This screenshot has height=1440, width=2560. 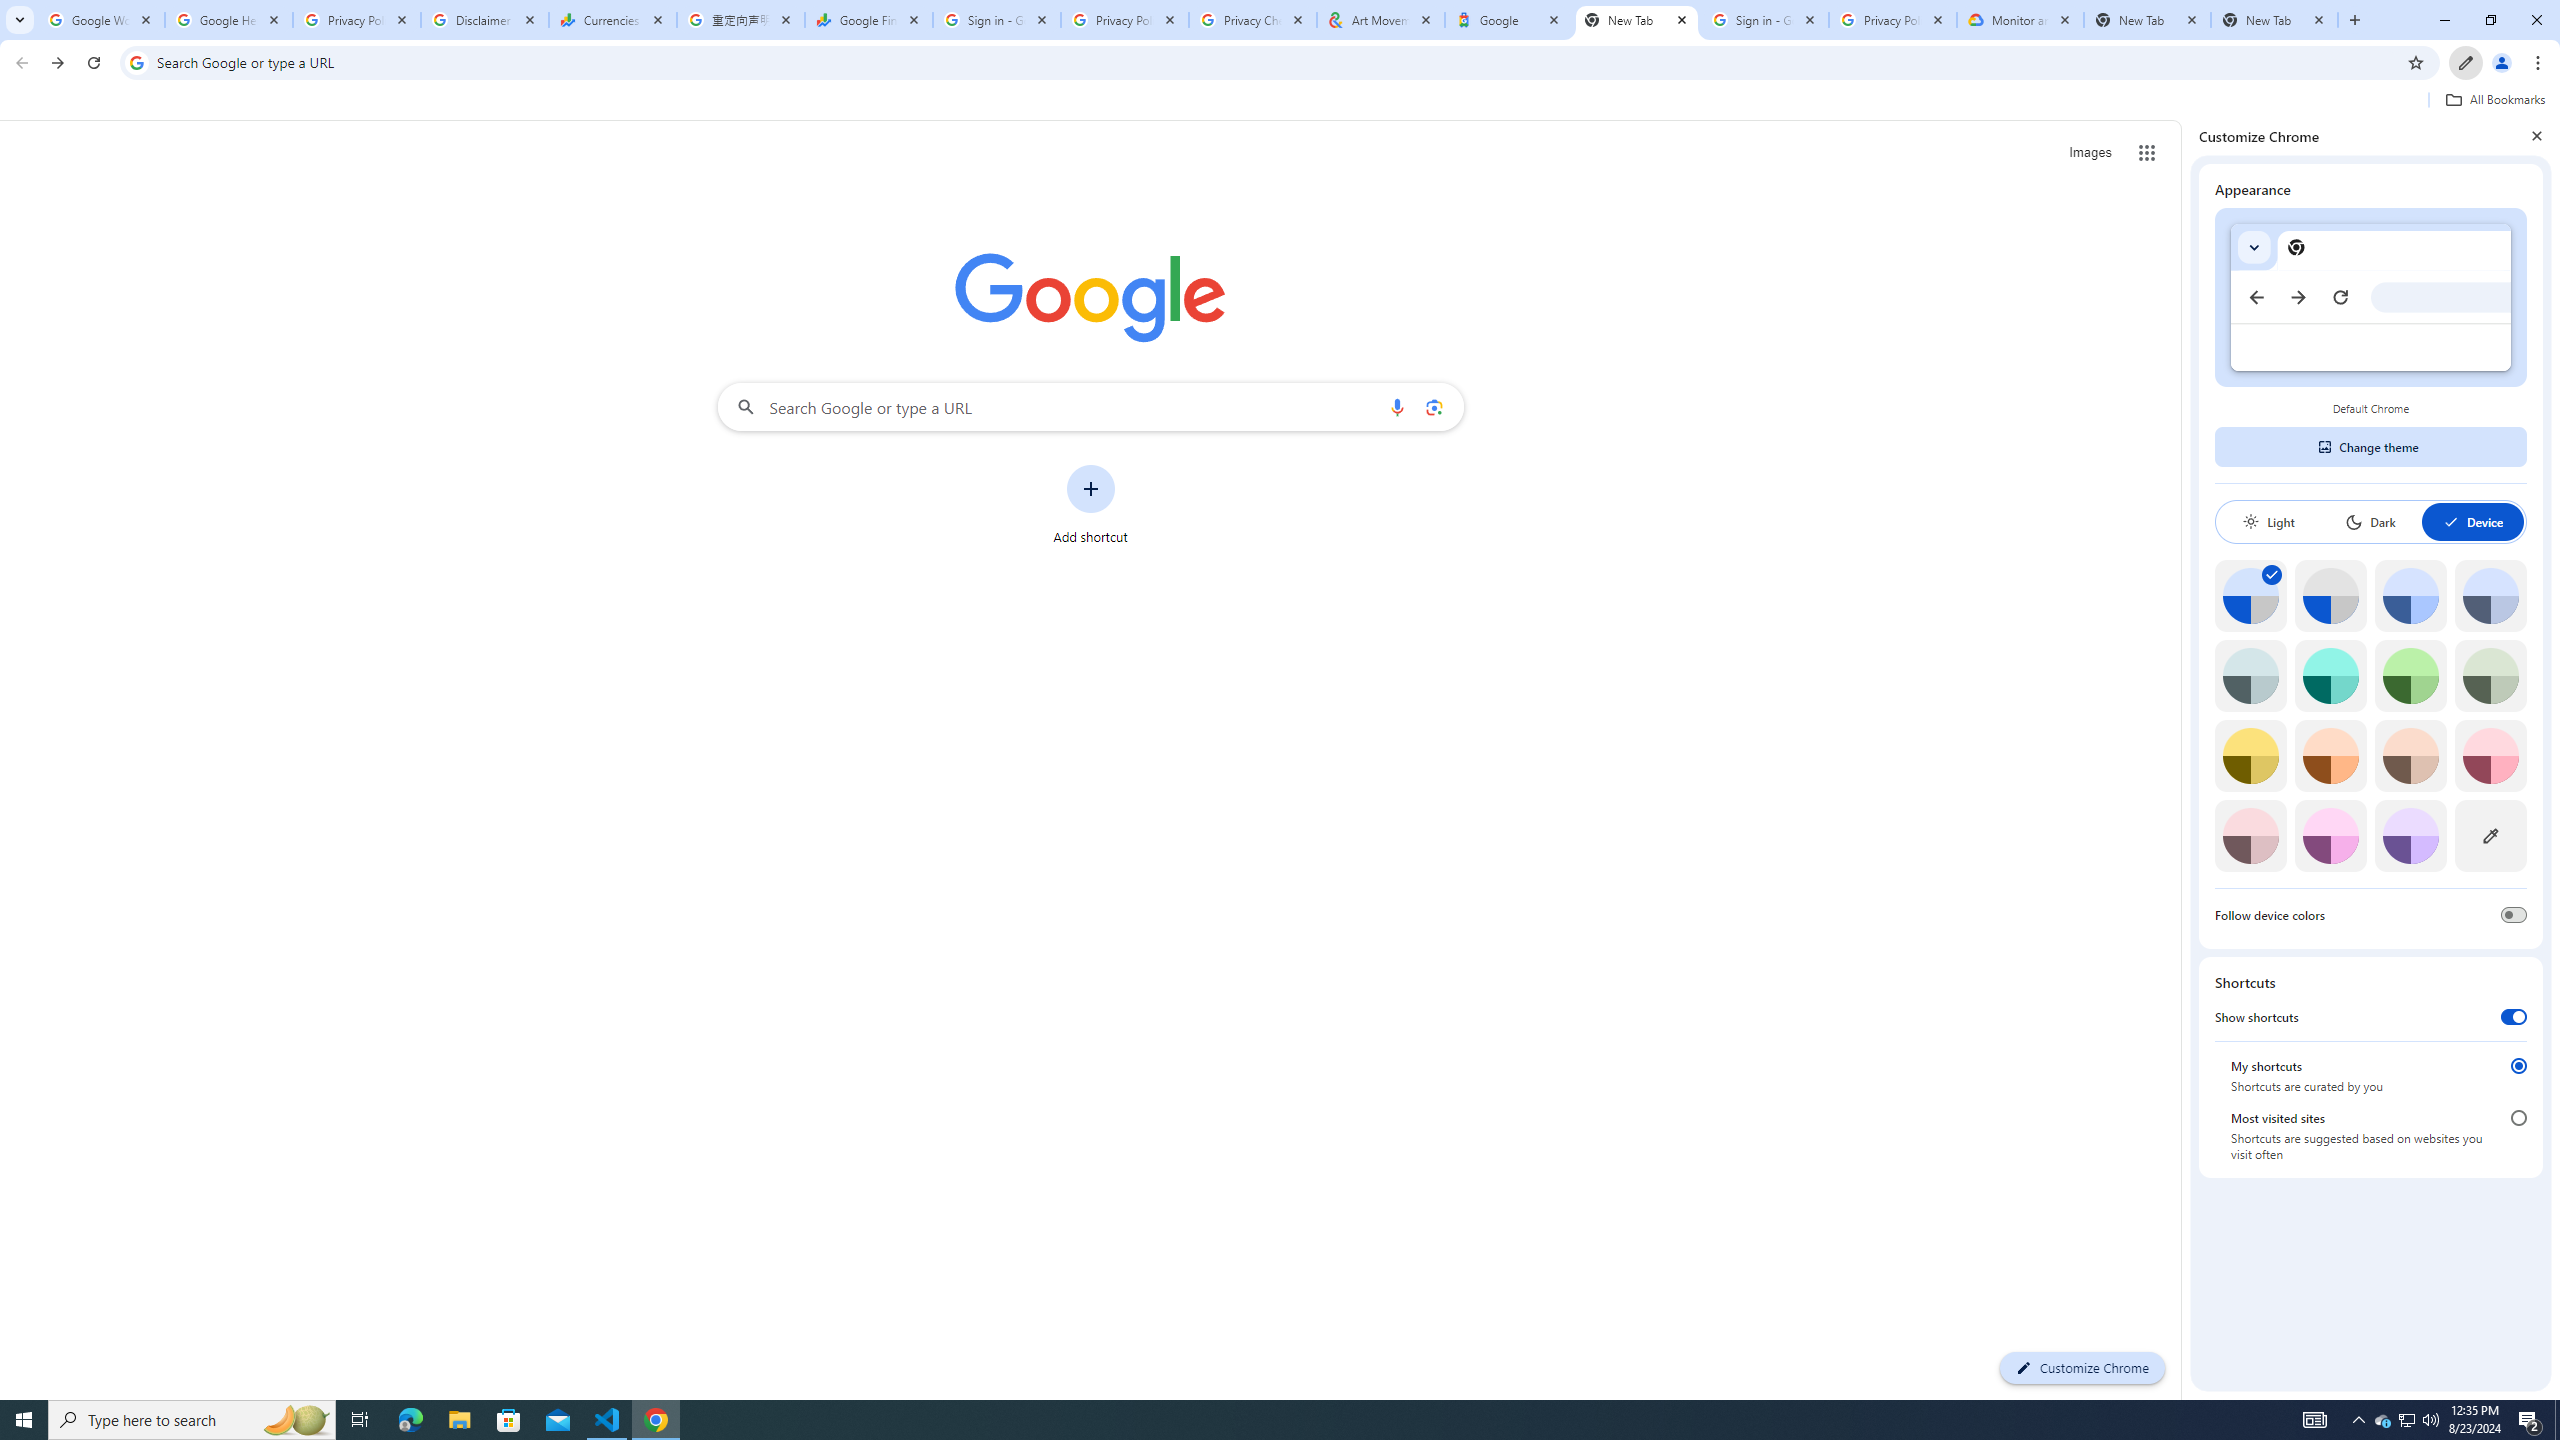 What do you see at coordinates (2471, 521) in the screenshot?
I see `'Device'` at bounding box center [2471, 521].